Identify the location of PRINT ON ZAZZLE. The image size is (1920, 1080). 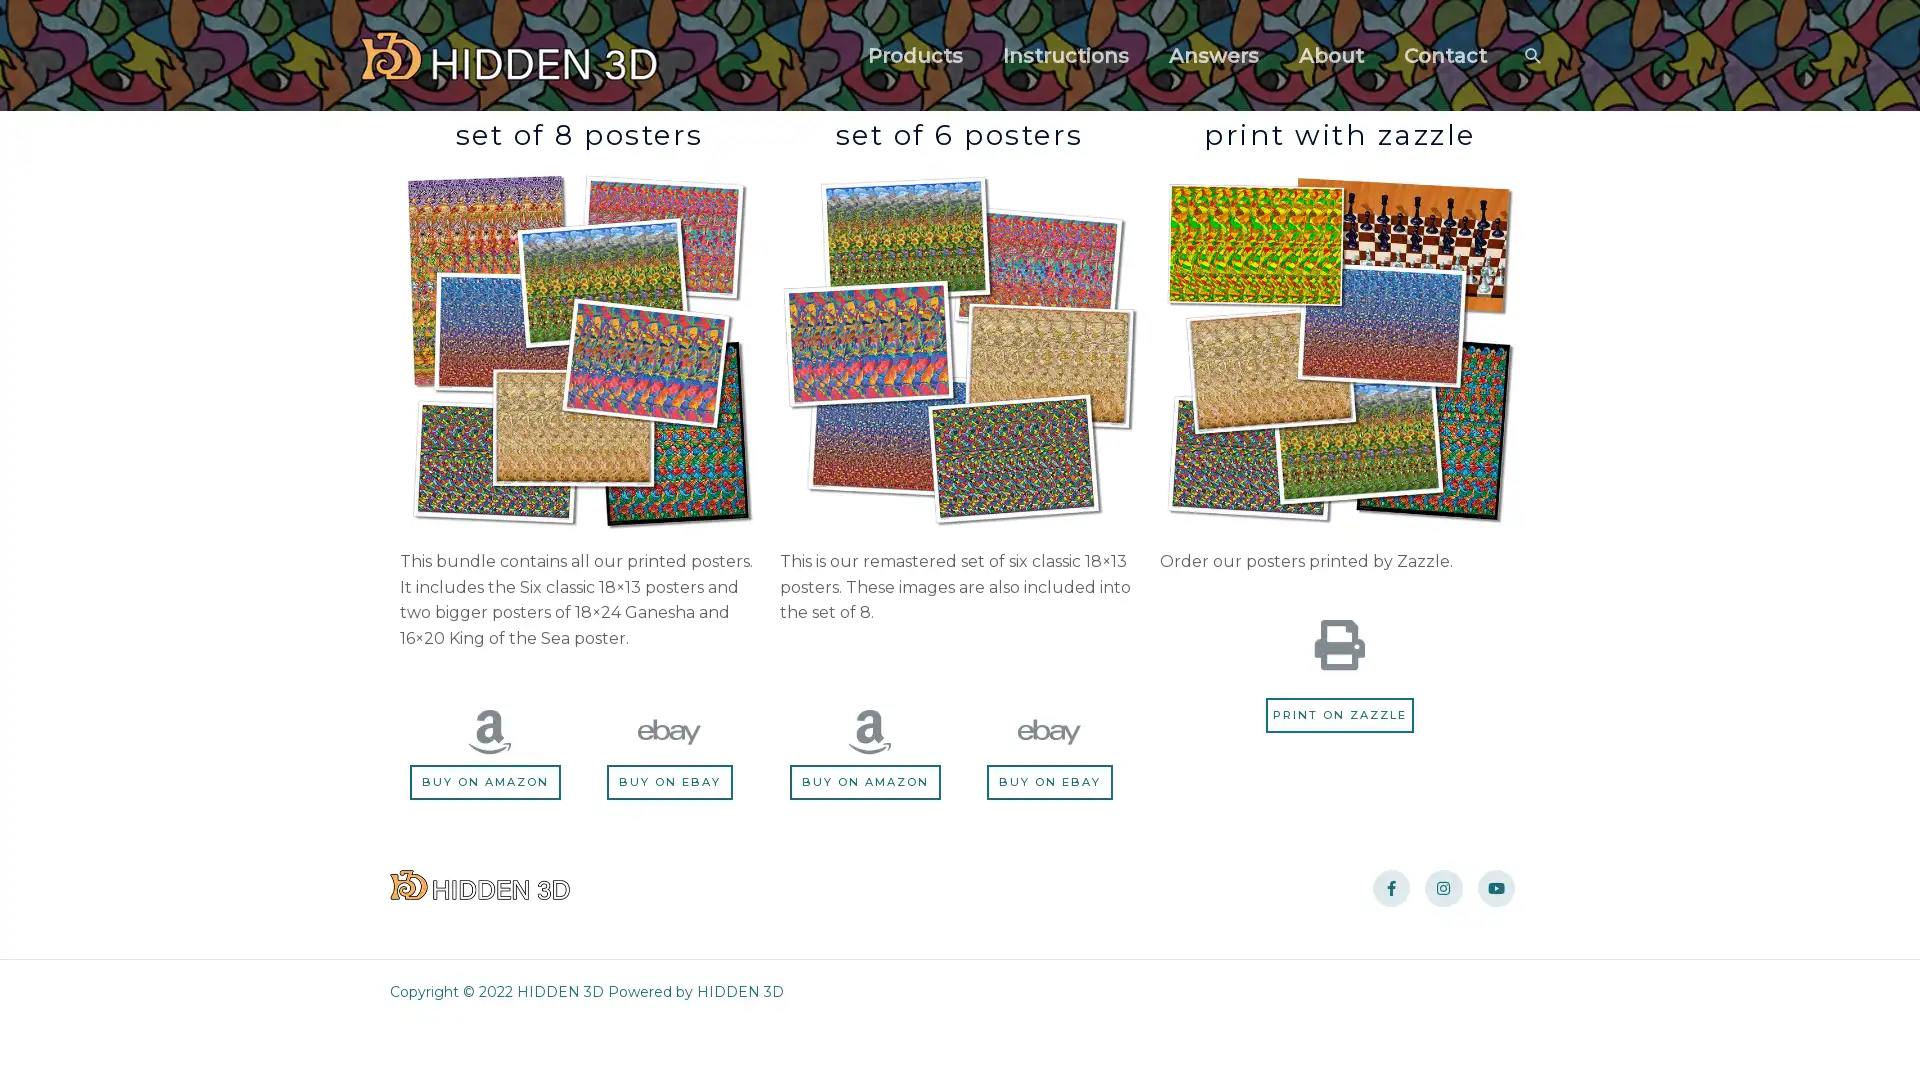
(1339, 713).